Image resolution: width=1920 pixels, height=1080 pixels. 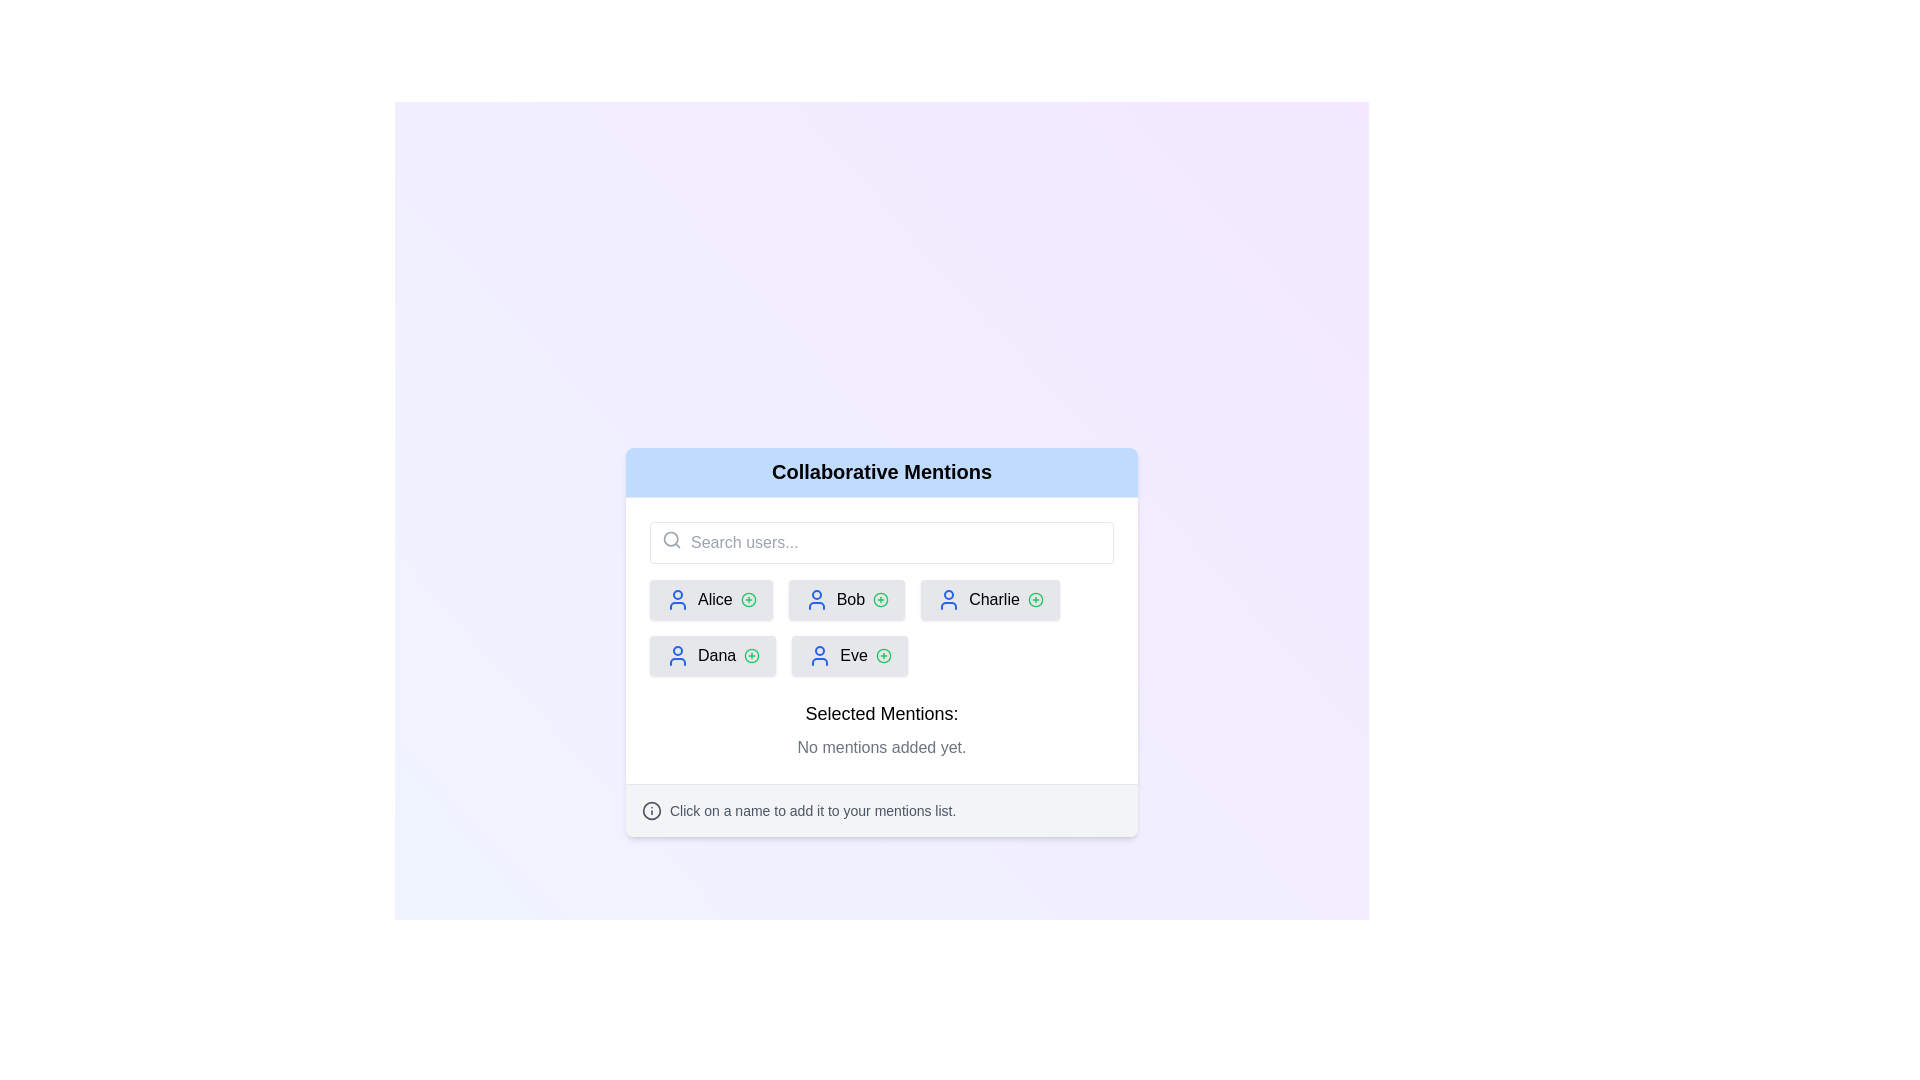 What do you see at coordinates (652, 810) in the screenshot?
I see `the circular information icon, which features a centered 'i' and is located adjacent to the message 'Click on a name to add it to your mentions list.'` at bounding box center [652, 810].